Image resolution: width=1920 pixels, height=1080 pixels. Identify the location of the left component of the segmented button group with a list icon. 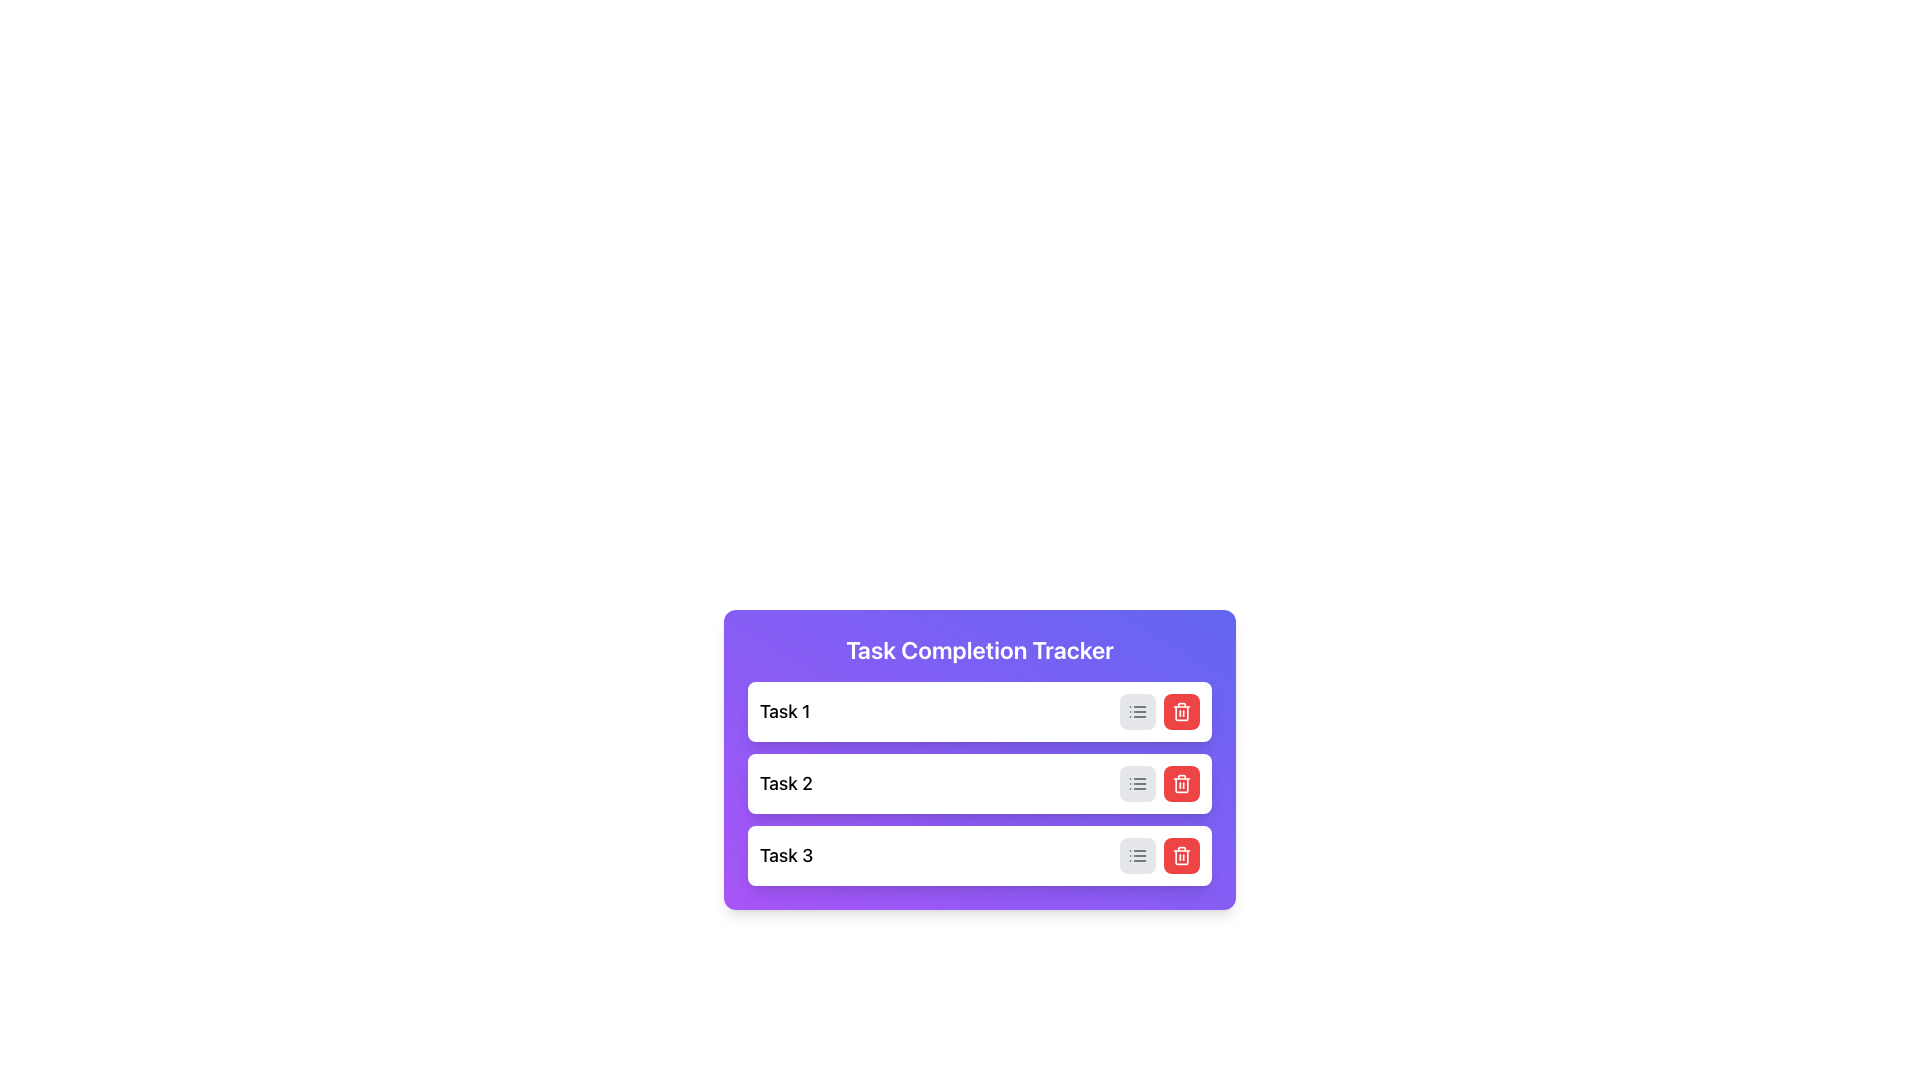
(1160, 782).